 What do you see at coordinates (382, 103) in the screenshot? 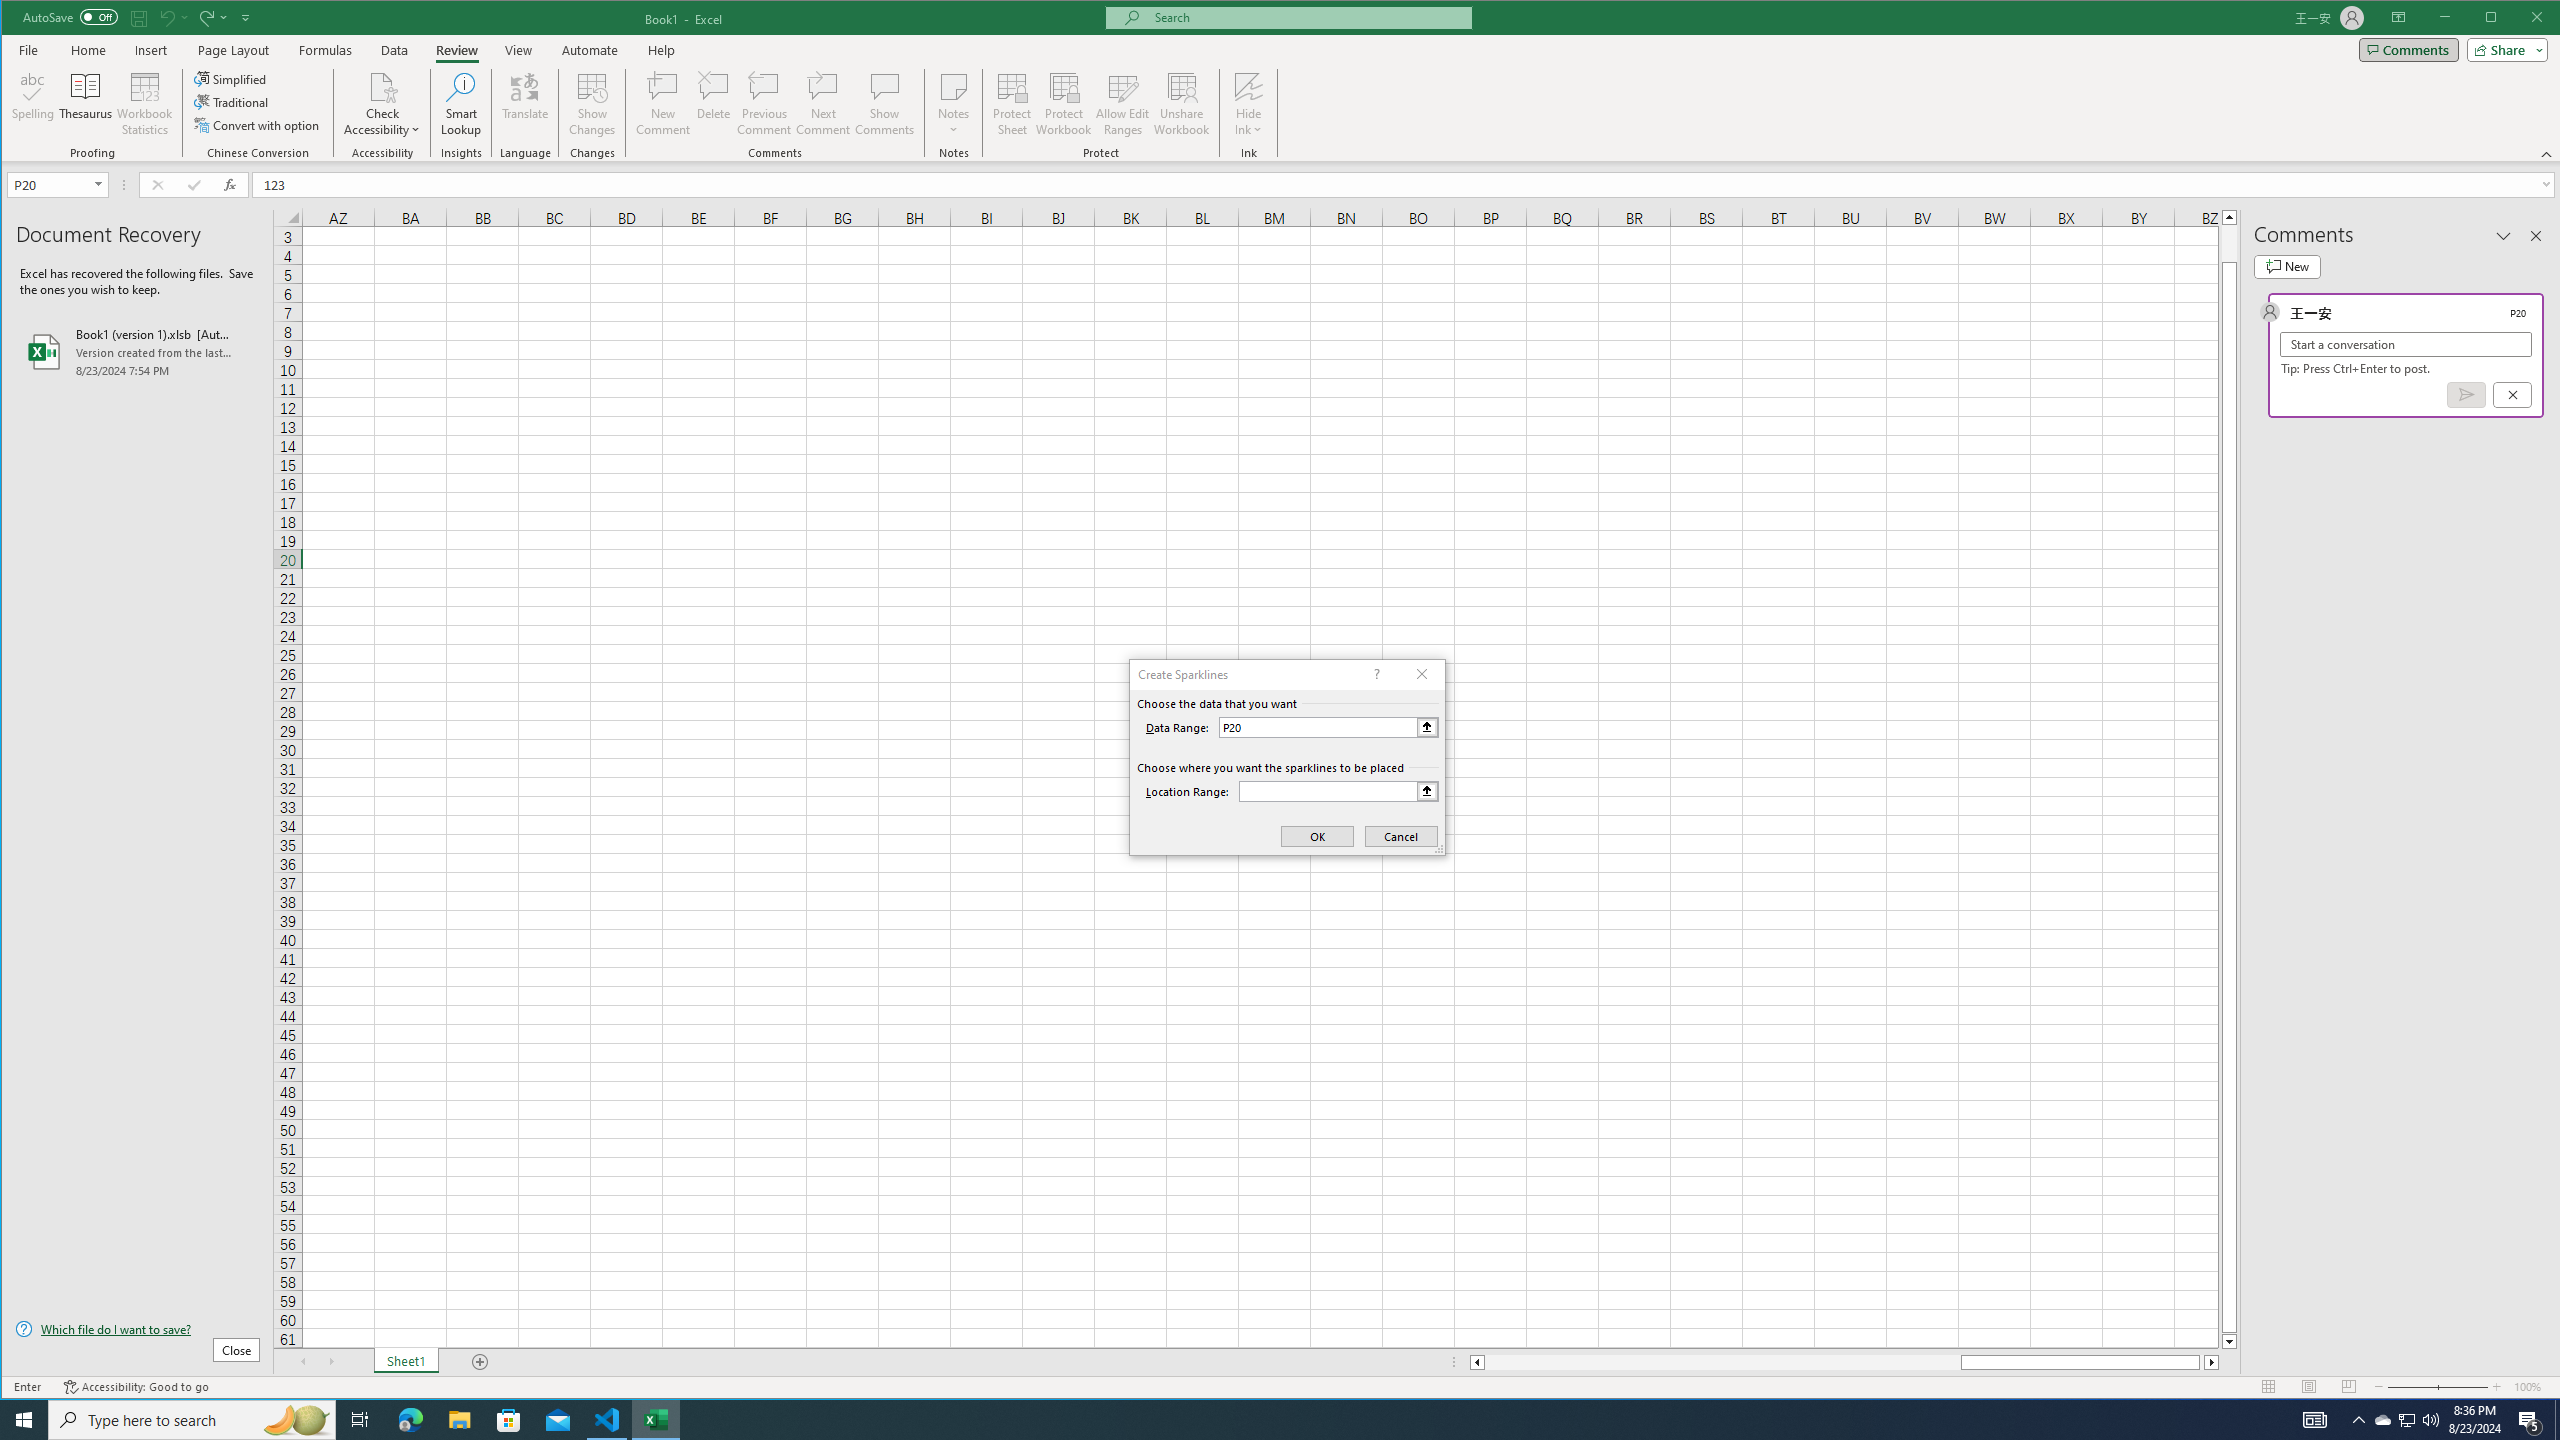
I see `'Check Accessibility'` at bounding box center [382, 103].